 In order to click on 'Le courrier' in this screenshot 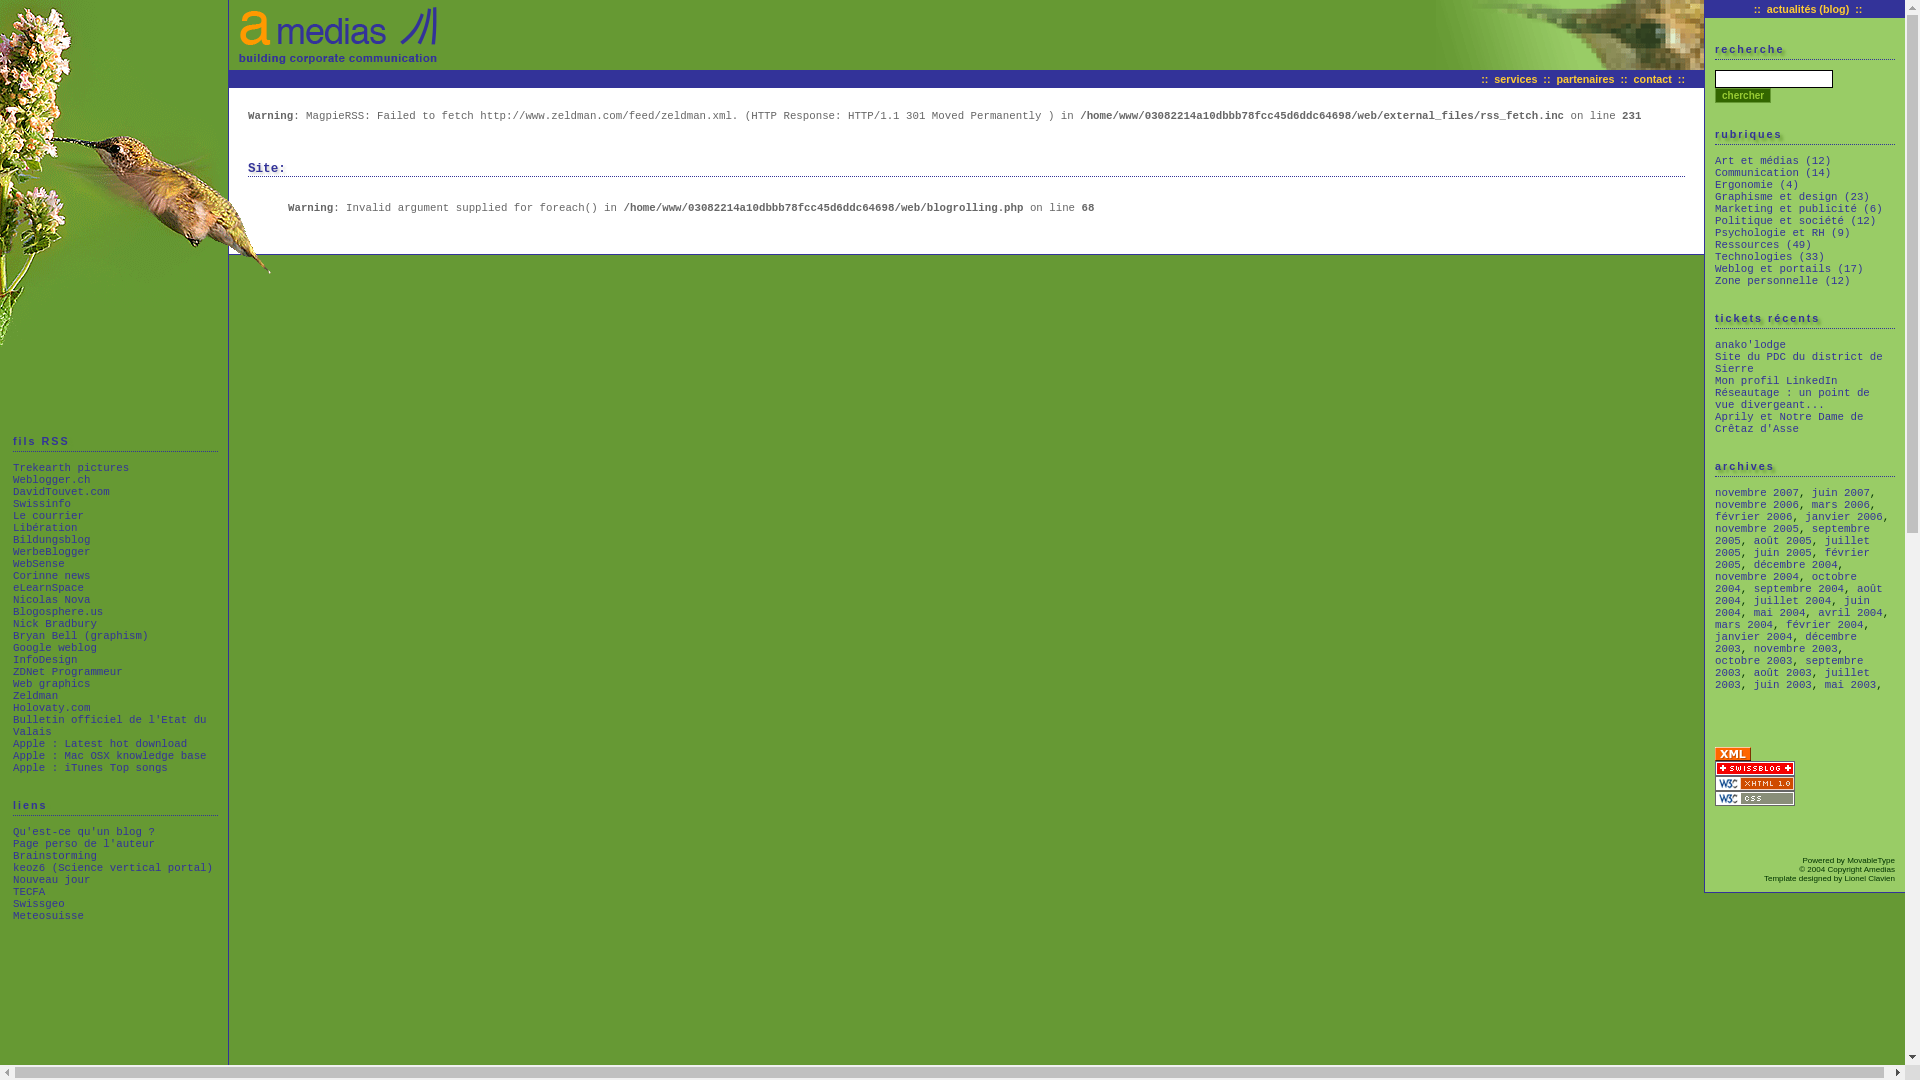, I will do `click(48, 515)`.